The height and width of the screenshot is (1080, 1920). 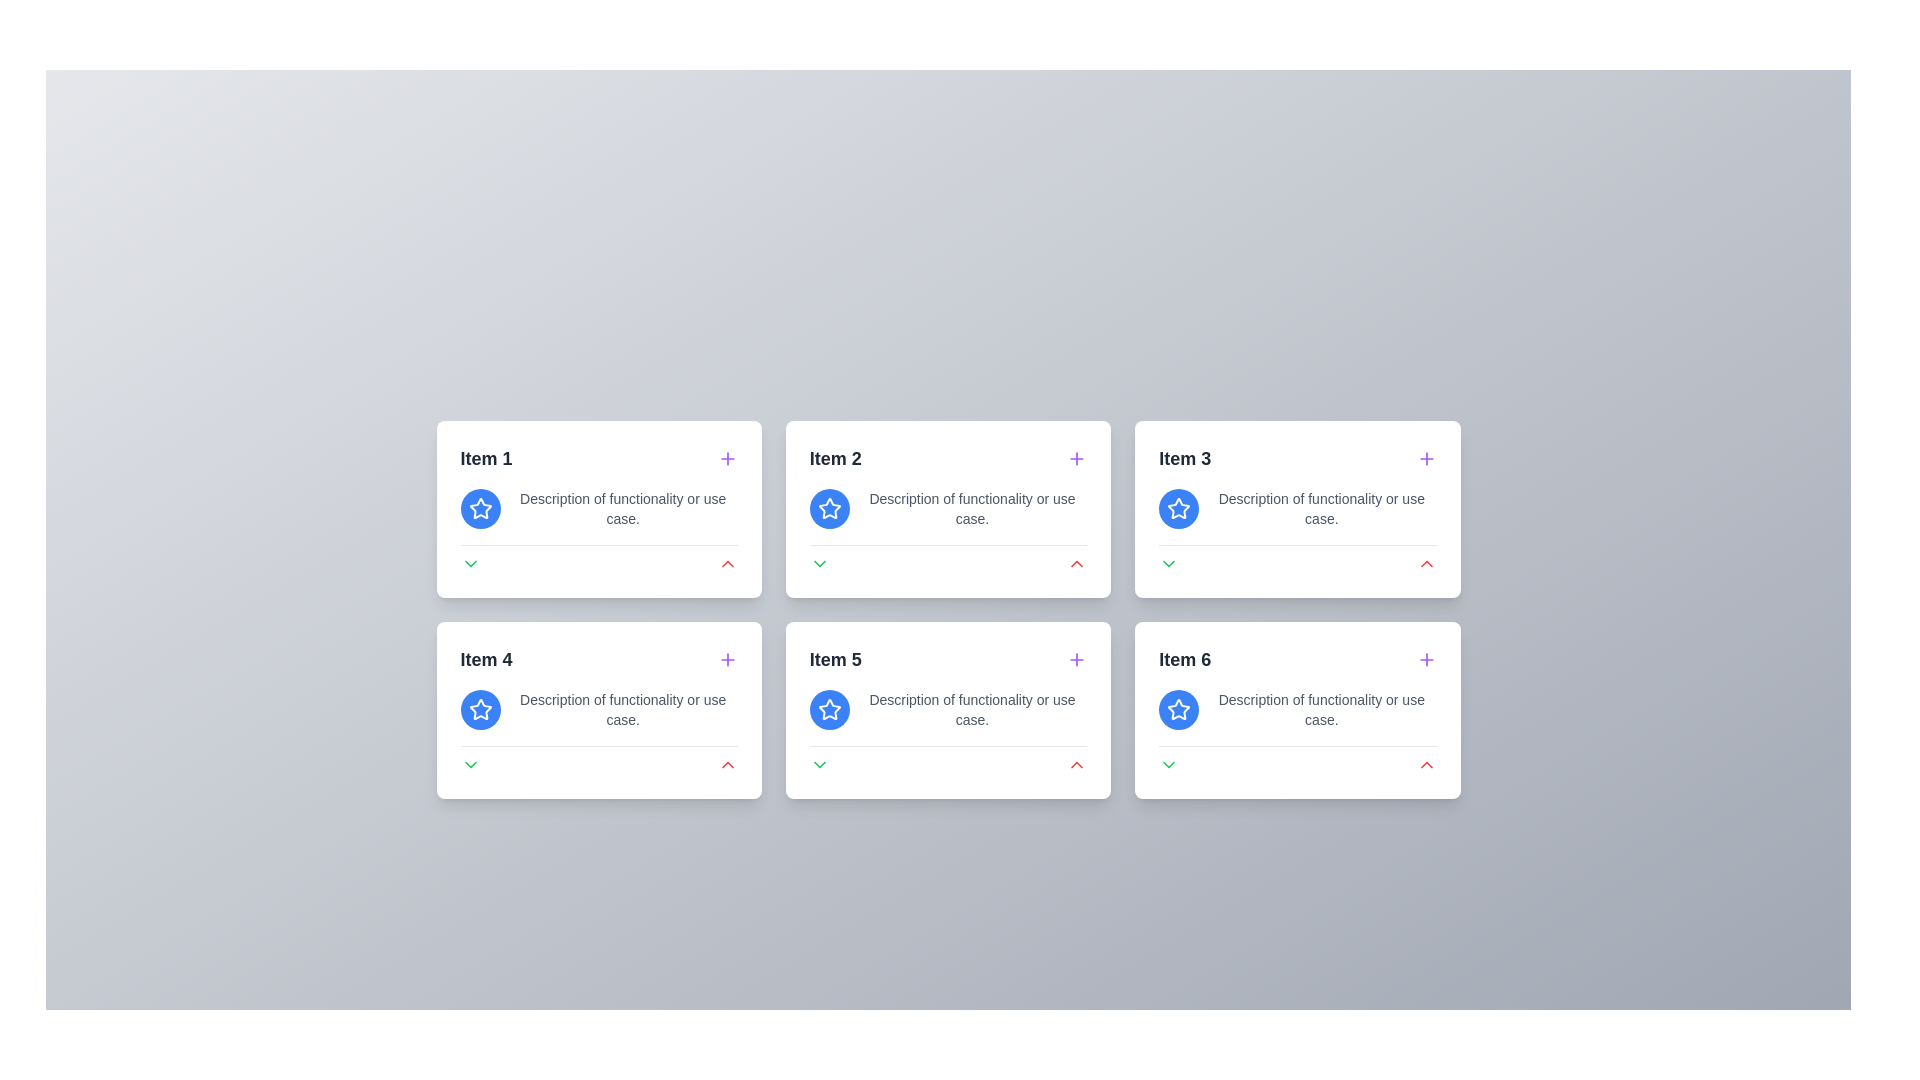 I want to click on the purple-colored plus symbol button, so click(x=1076, y=659).